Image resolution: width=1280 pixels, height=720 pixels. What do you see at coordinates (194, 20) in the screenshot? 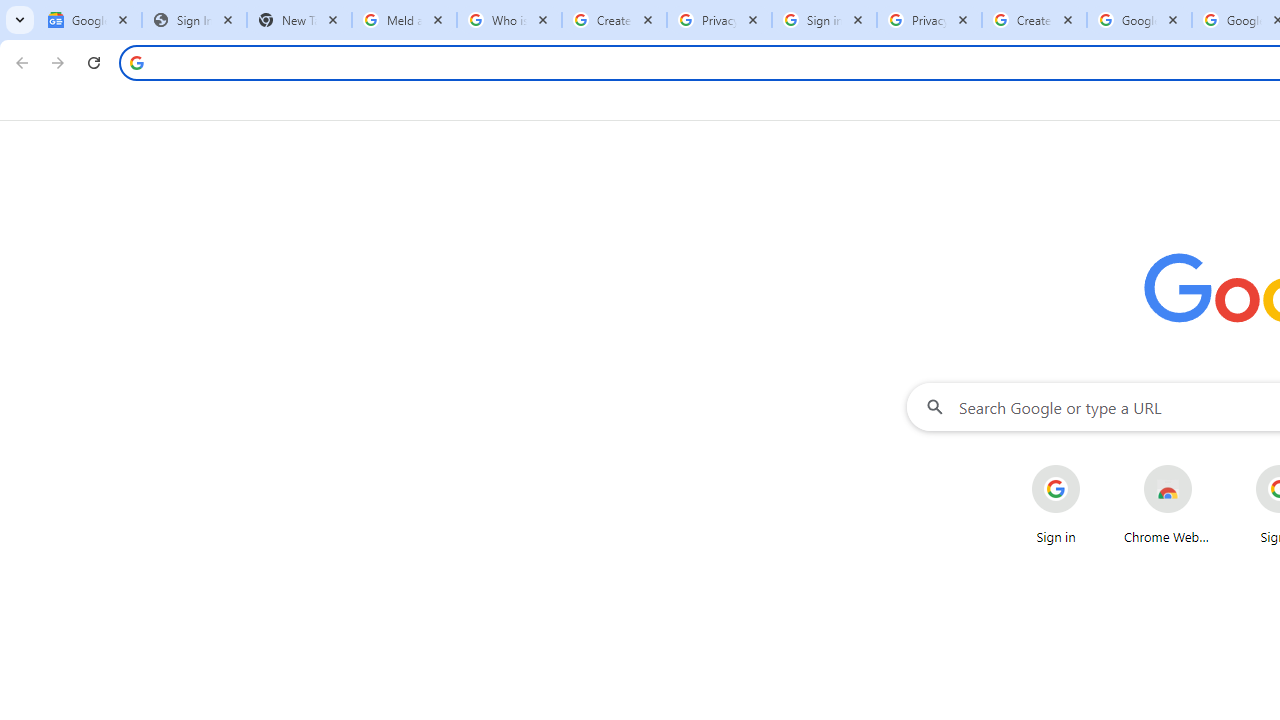
I see `'Sign In - USA TODAY'` at bounding box center [194, 20].